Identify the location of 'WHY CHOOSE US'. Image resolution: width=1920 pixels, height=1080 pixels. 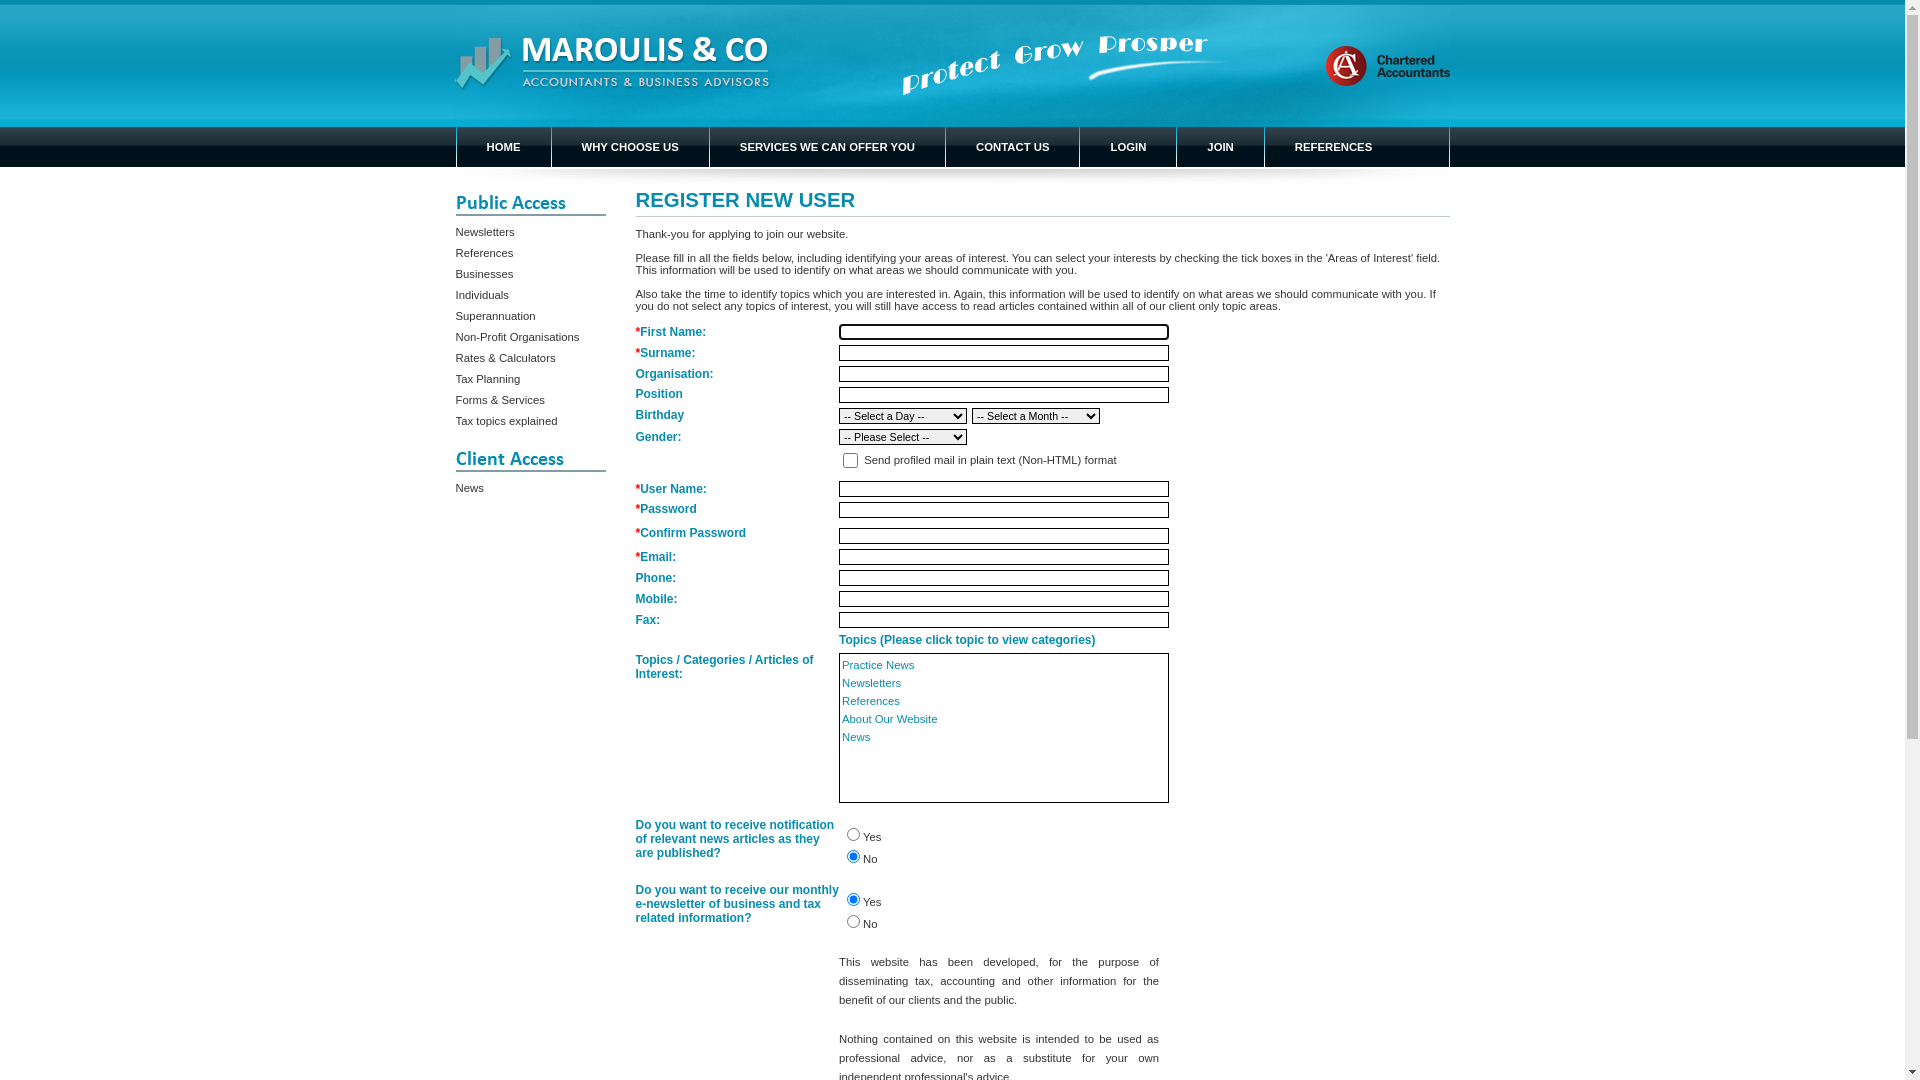
(629, 145).